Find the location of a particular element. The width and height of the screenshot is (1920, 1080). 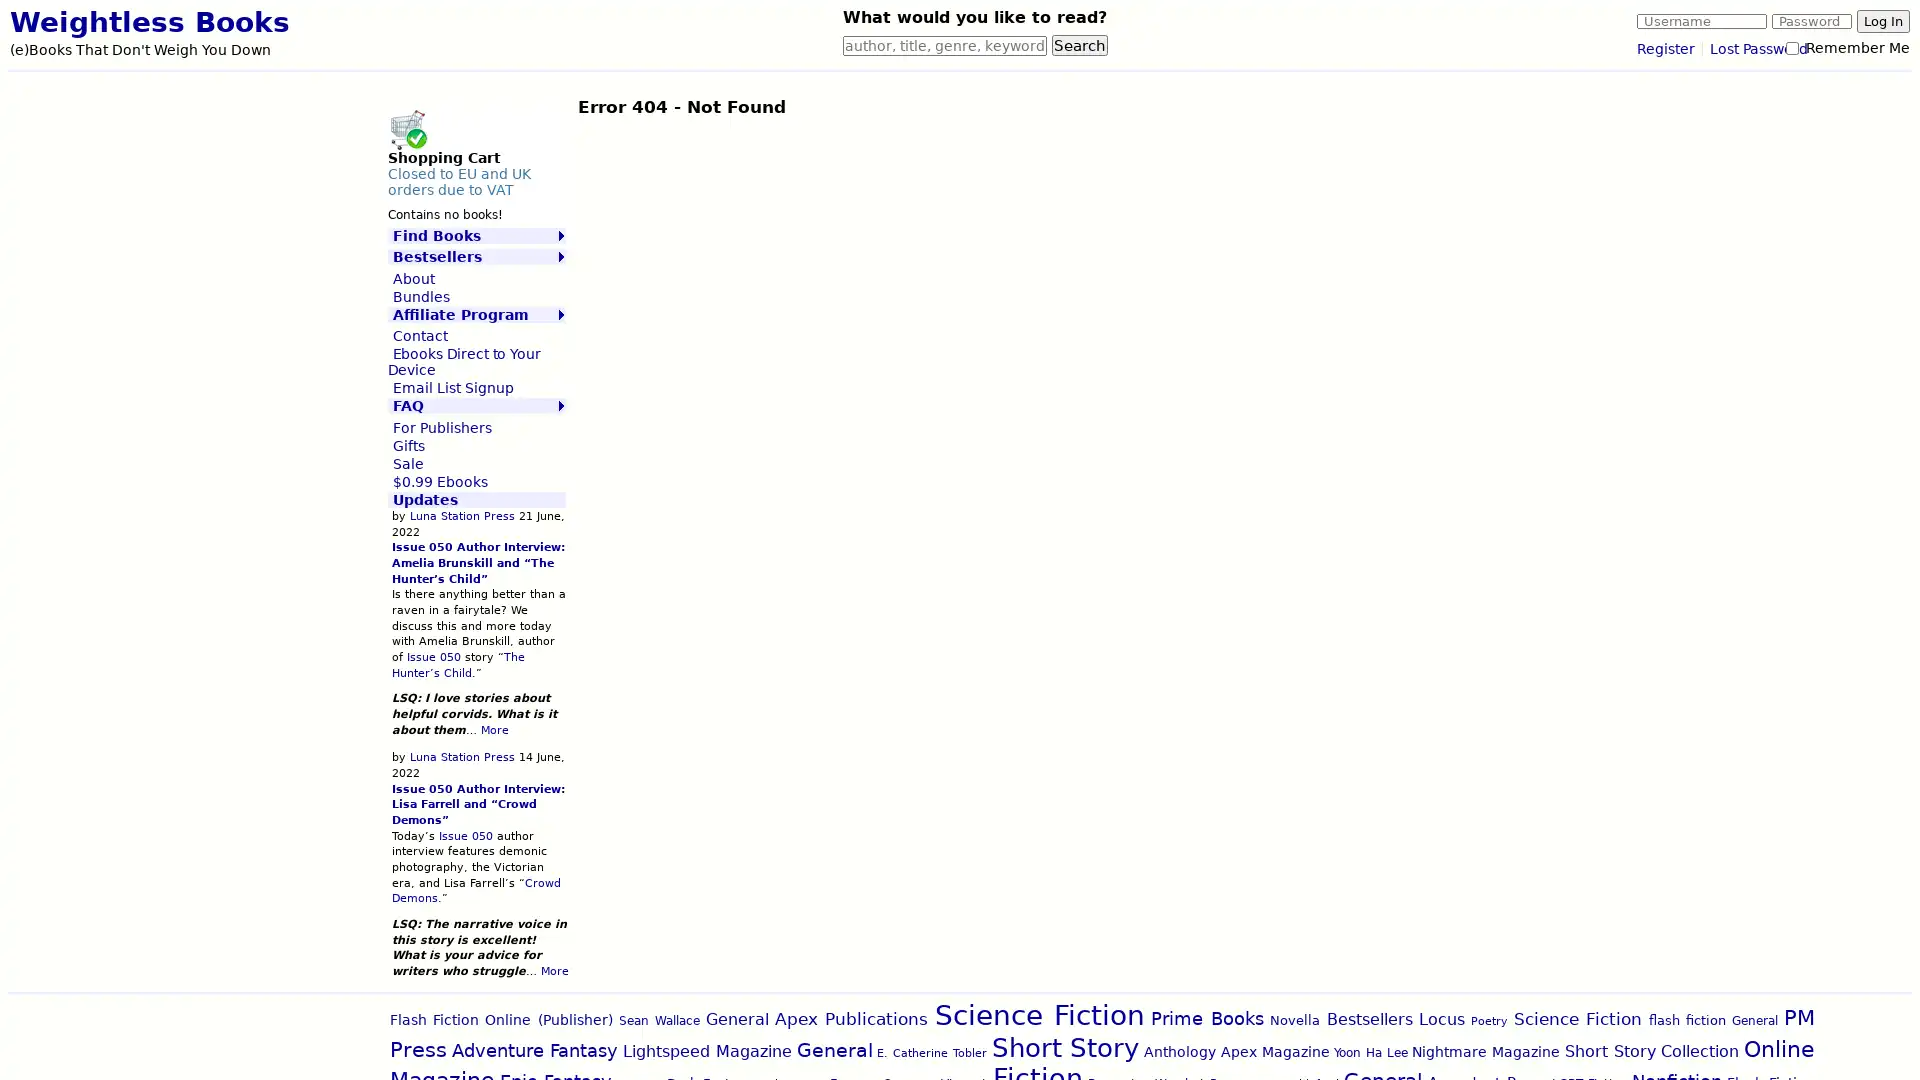

Log In is located at coordinates (1882, 21).